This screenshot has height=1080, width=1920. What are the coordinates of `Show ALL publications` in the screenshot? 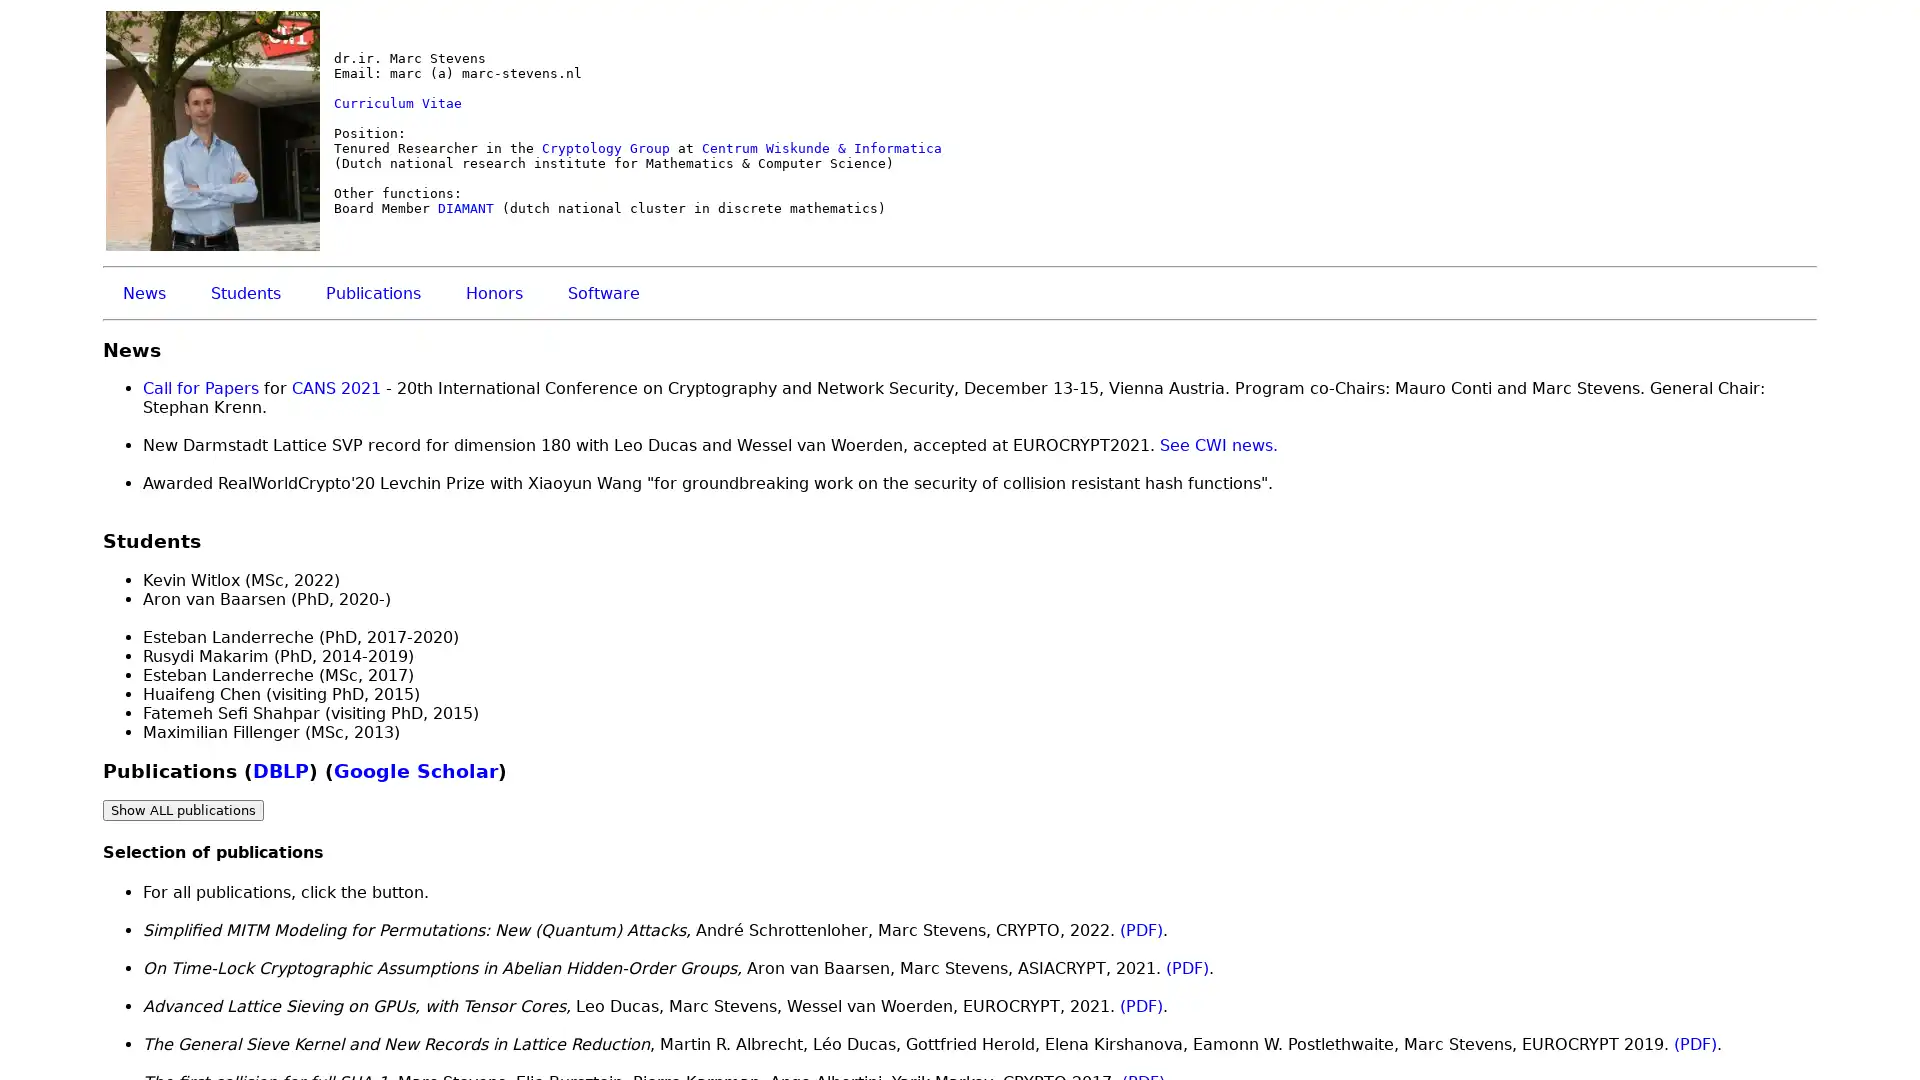 It's located at (183, 810).